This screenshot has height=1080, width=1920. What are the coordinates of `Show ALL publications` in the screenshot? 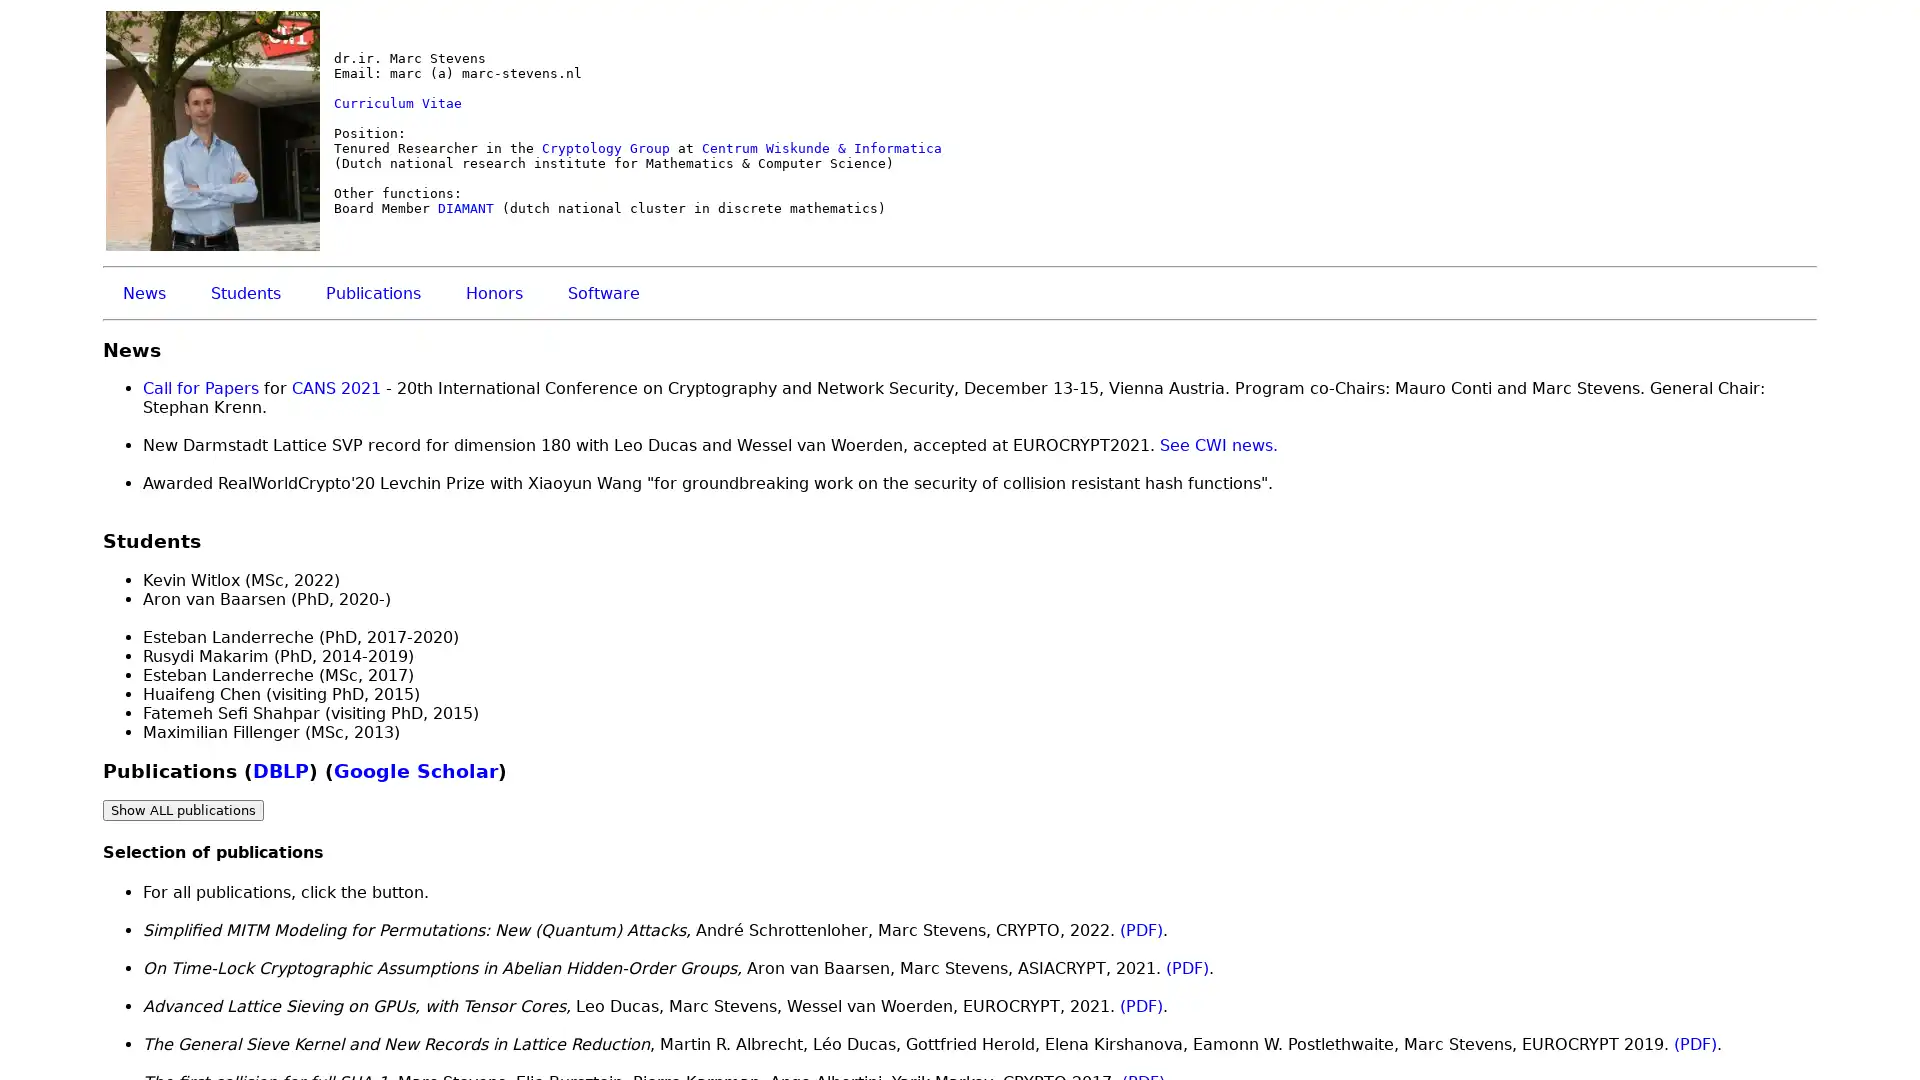 It's located at (183, 810).